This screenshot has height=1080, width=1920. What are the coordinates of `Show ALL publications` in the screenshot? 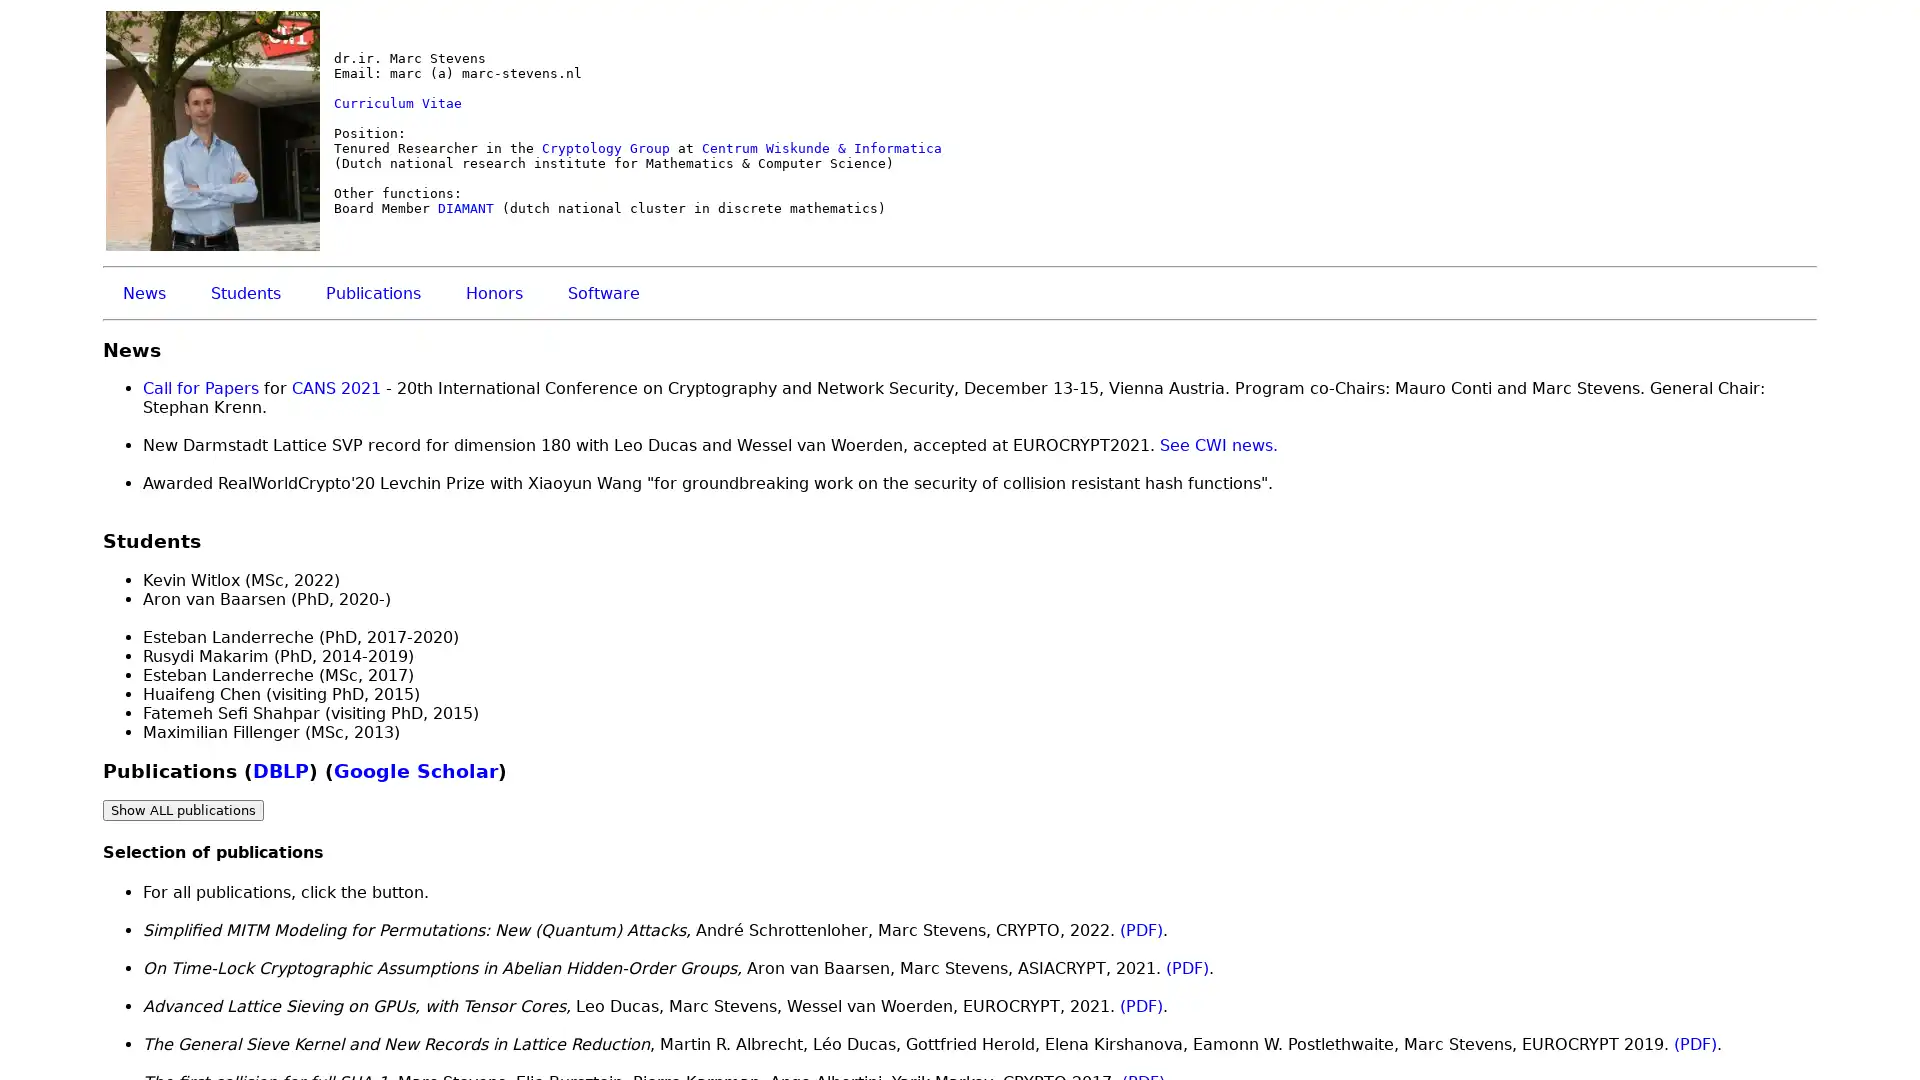 It's located at (183, 810).